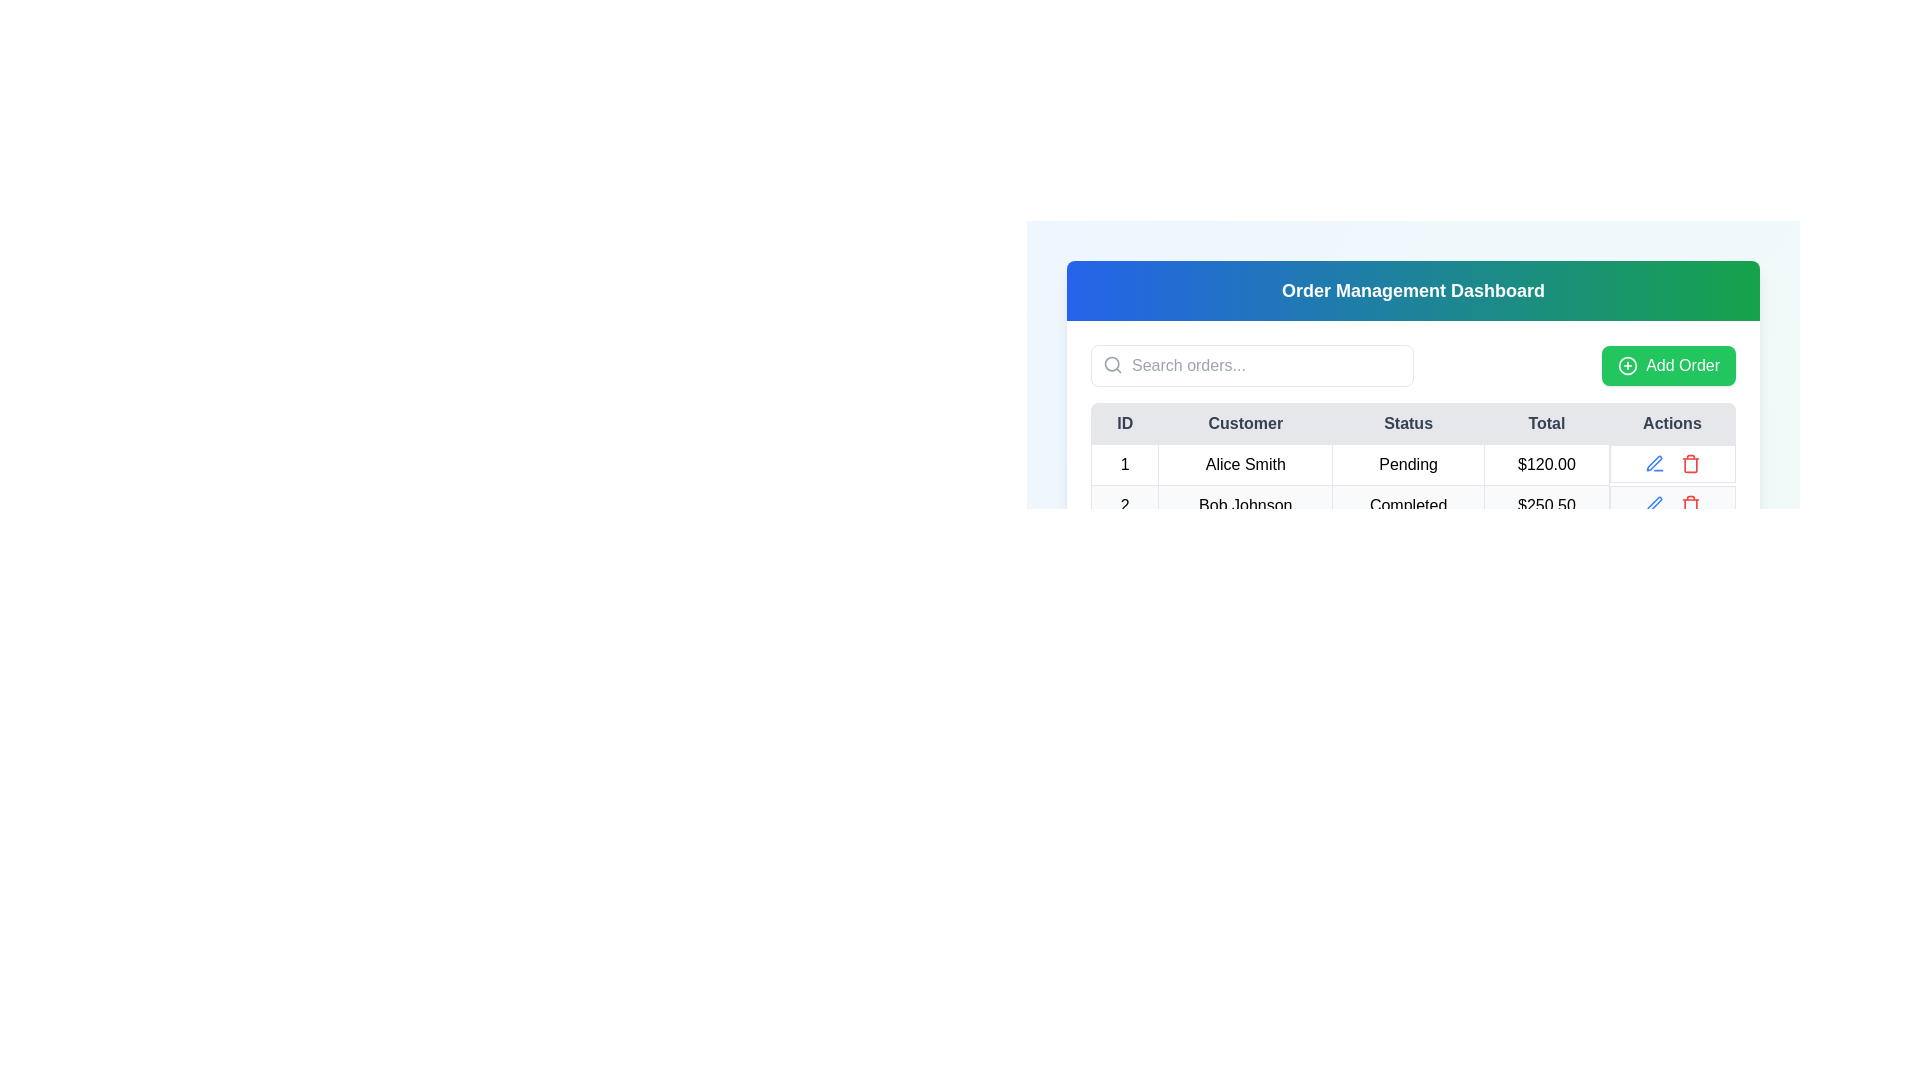 The width and height of the screenshot is (1920, 1080). What do you see at coordinates (1125, 423) in the screenshot?
I see `the first header cell in the table that labels the ID column, located at the top left of the table` at bounding box center [1125, 423].